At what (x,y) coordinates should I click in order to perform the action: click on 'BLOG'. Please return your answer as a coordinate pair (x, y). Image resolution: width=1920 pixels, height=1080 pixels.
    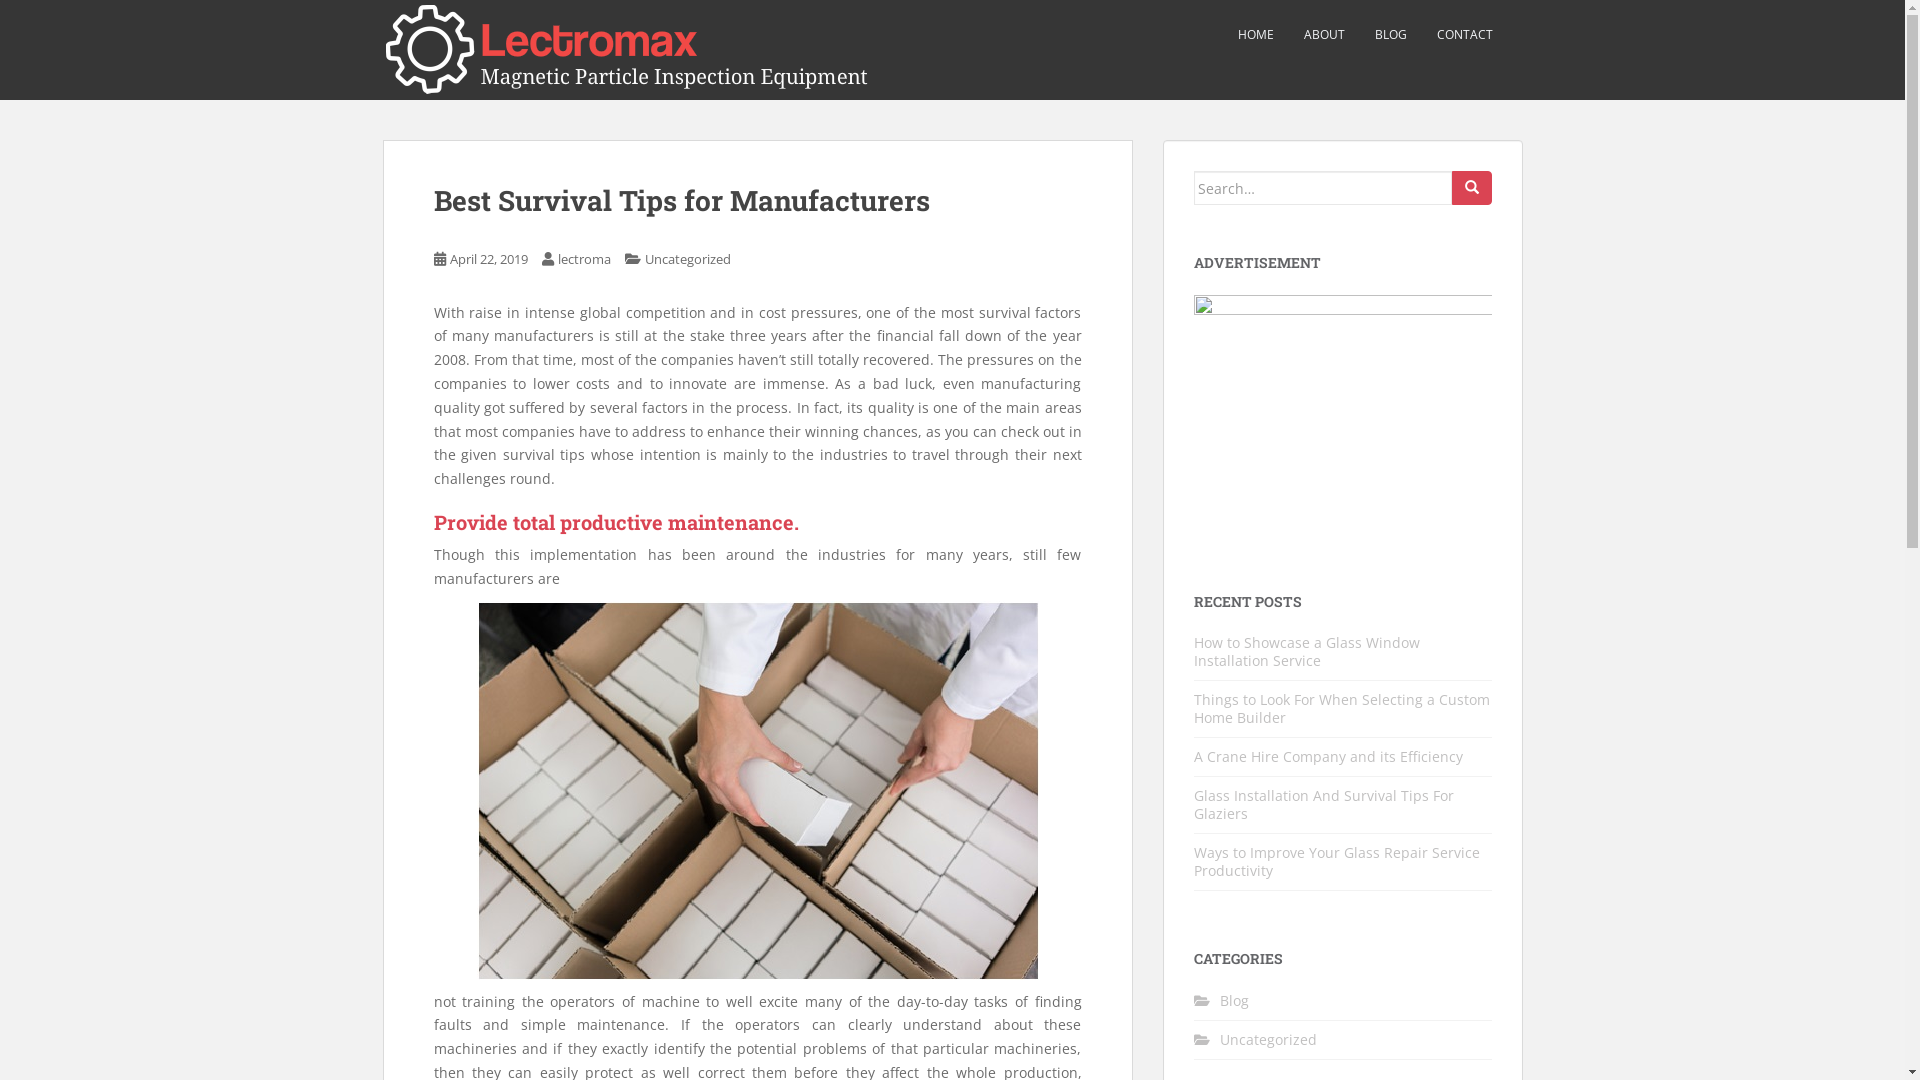
    Looking at the image, I should click on (1389, 34).